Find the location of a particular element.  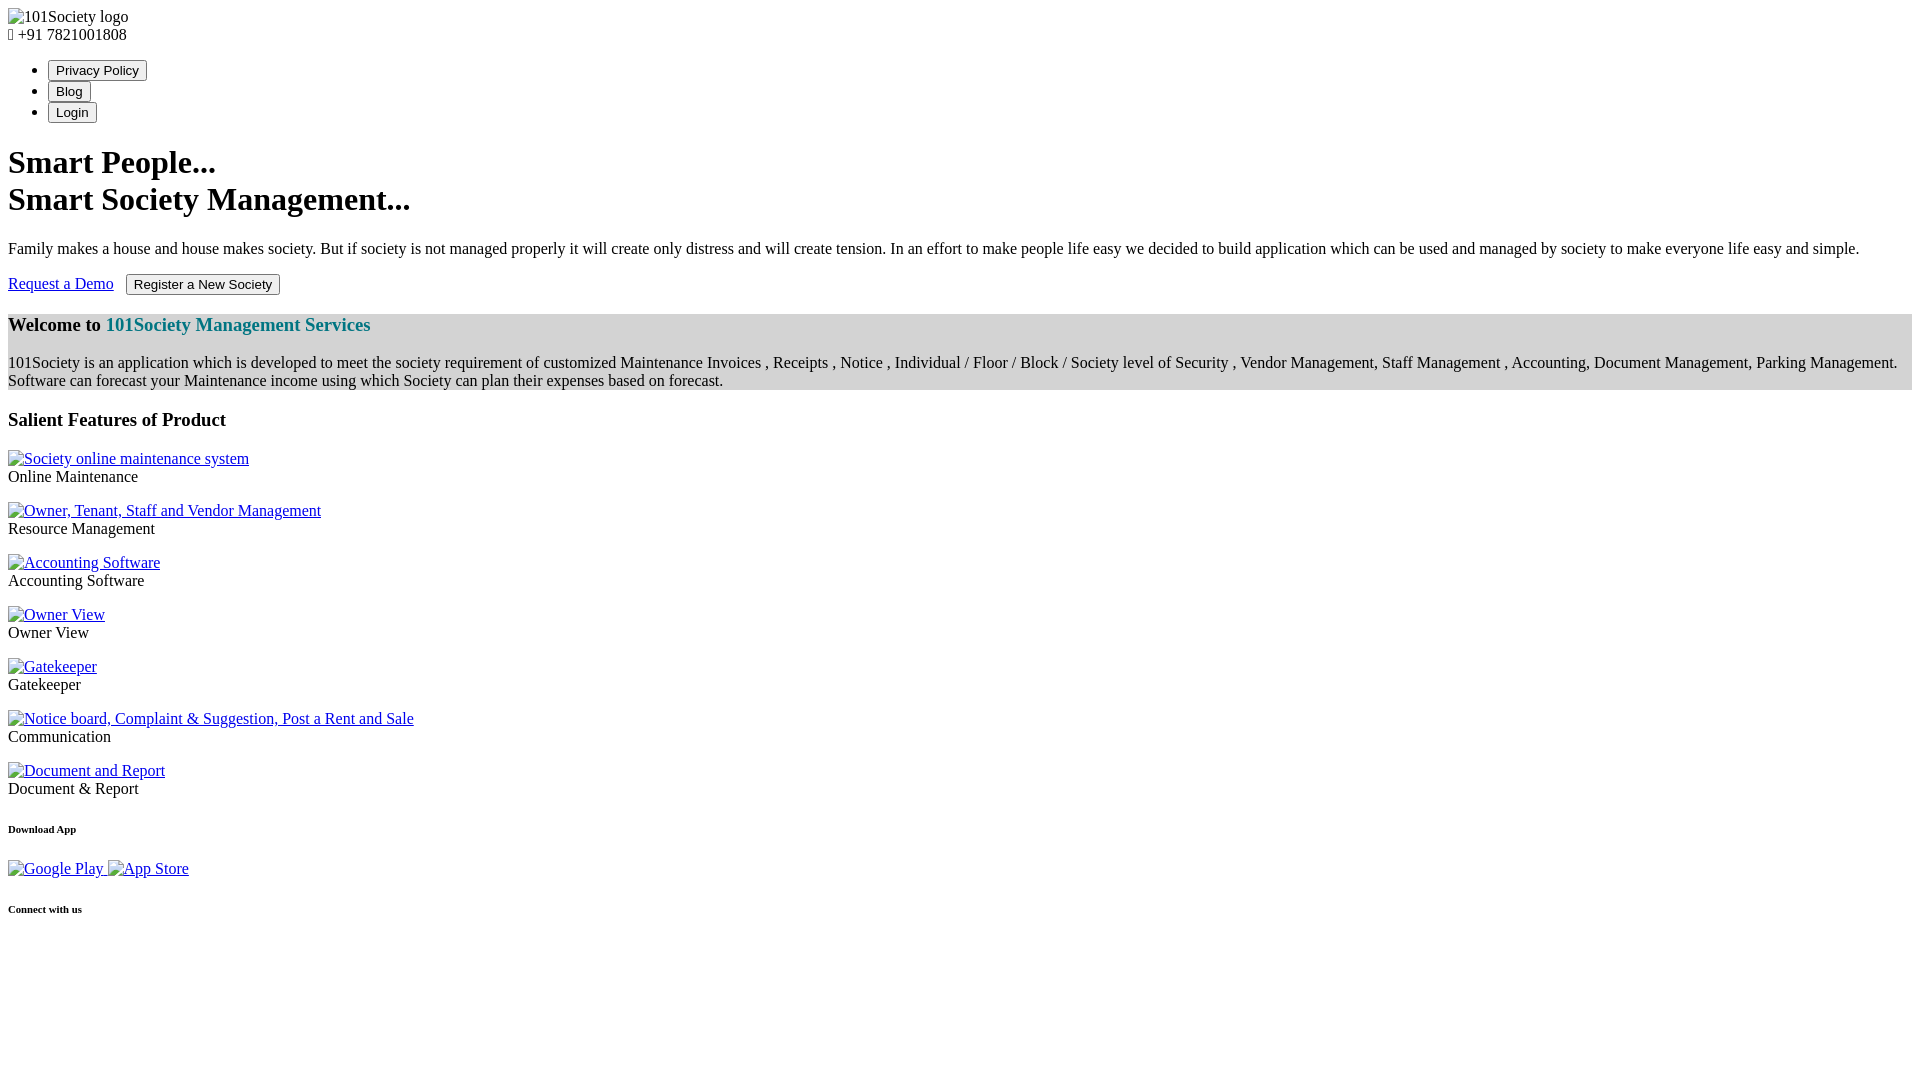

'Owner, Tenant, Staff and Vendor Management' is located at coordinates (164, 509).